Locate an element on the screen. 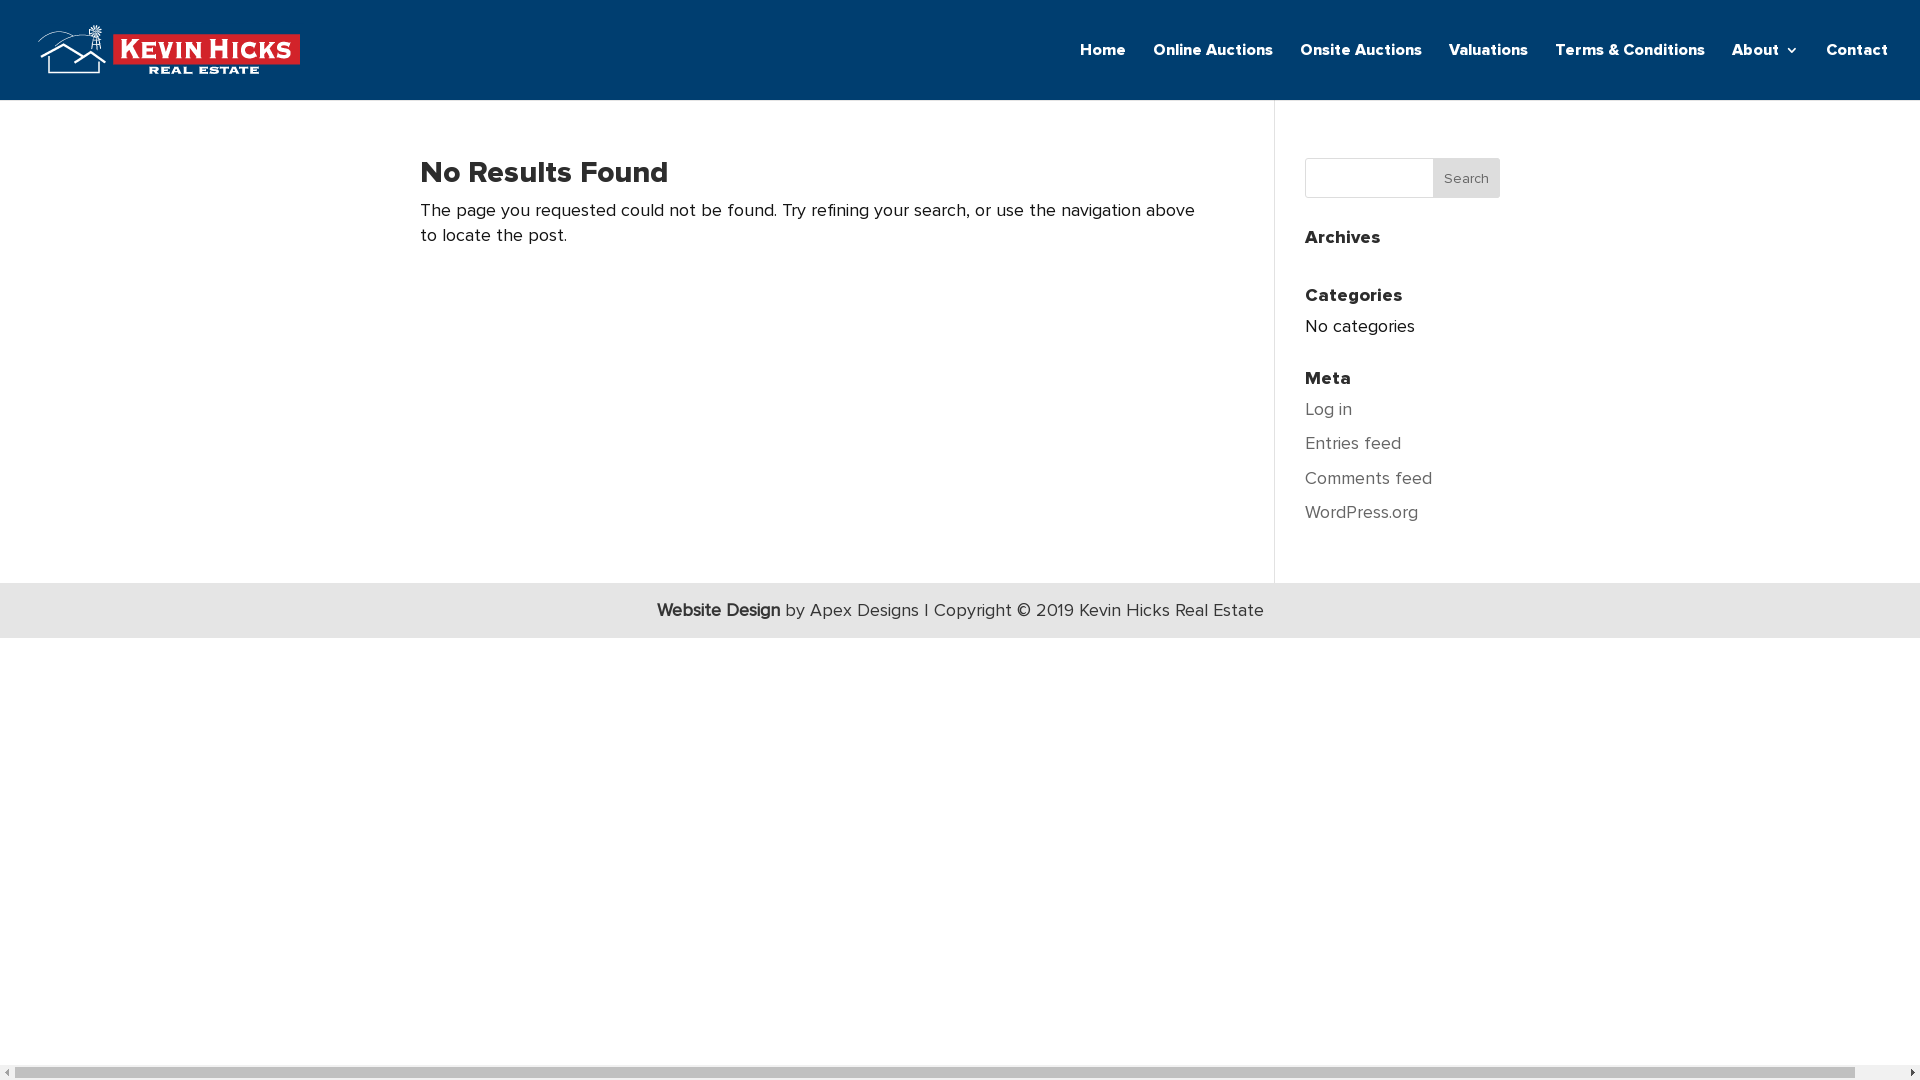 This screenshot has height=1080, width=1920. 'Entries feed' is located at coordinates (1305, 442).